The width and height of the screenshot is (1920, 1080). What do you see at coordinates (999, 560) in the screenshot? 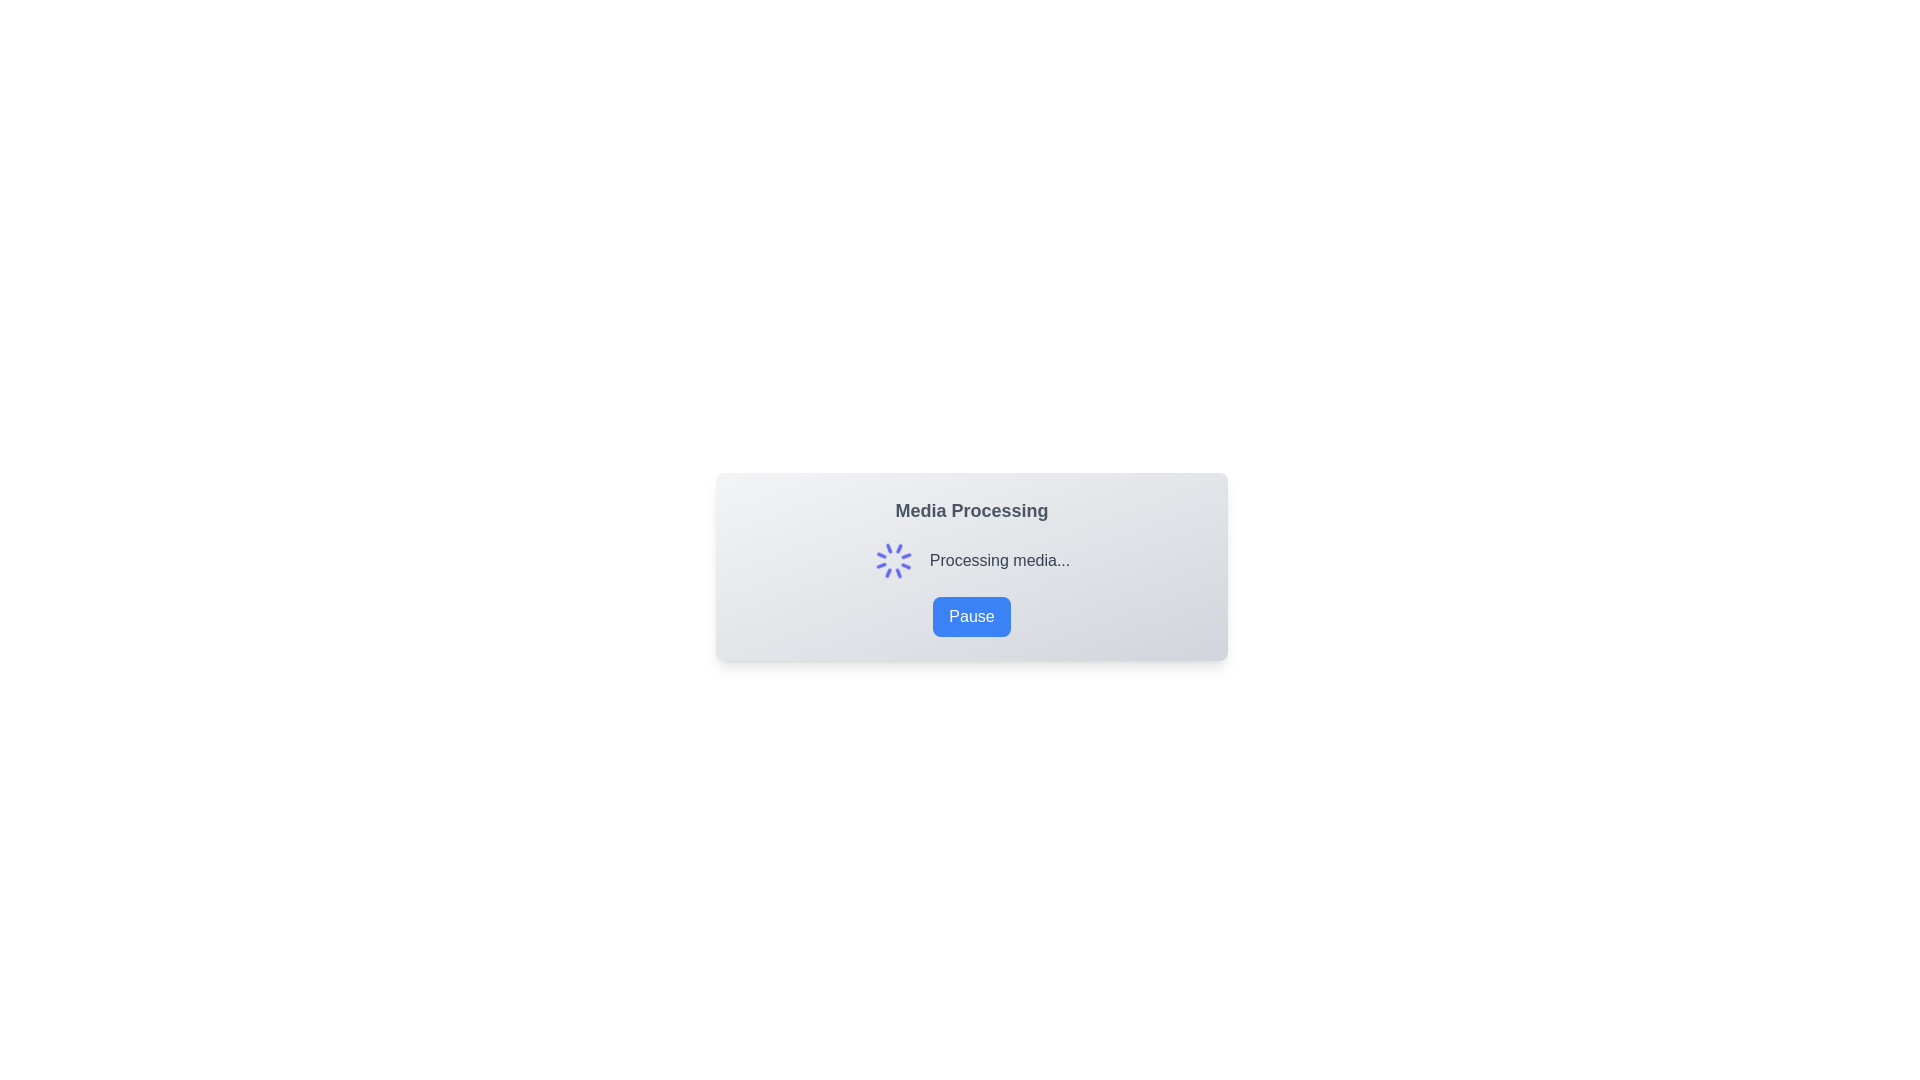
I see `the static text label displaying 'Processing media...' which is located below a spinner icon and above a blue 'Pause' button` at bounding box center [999, 560].